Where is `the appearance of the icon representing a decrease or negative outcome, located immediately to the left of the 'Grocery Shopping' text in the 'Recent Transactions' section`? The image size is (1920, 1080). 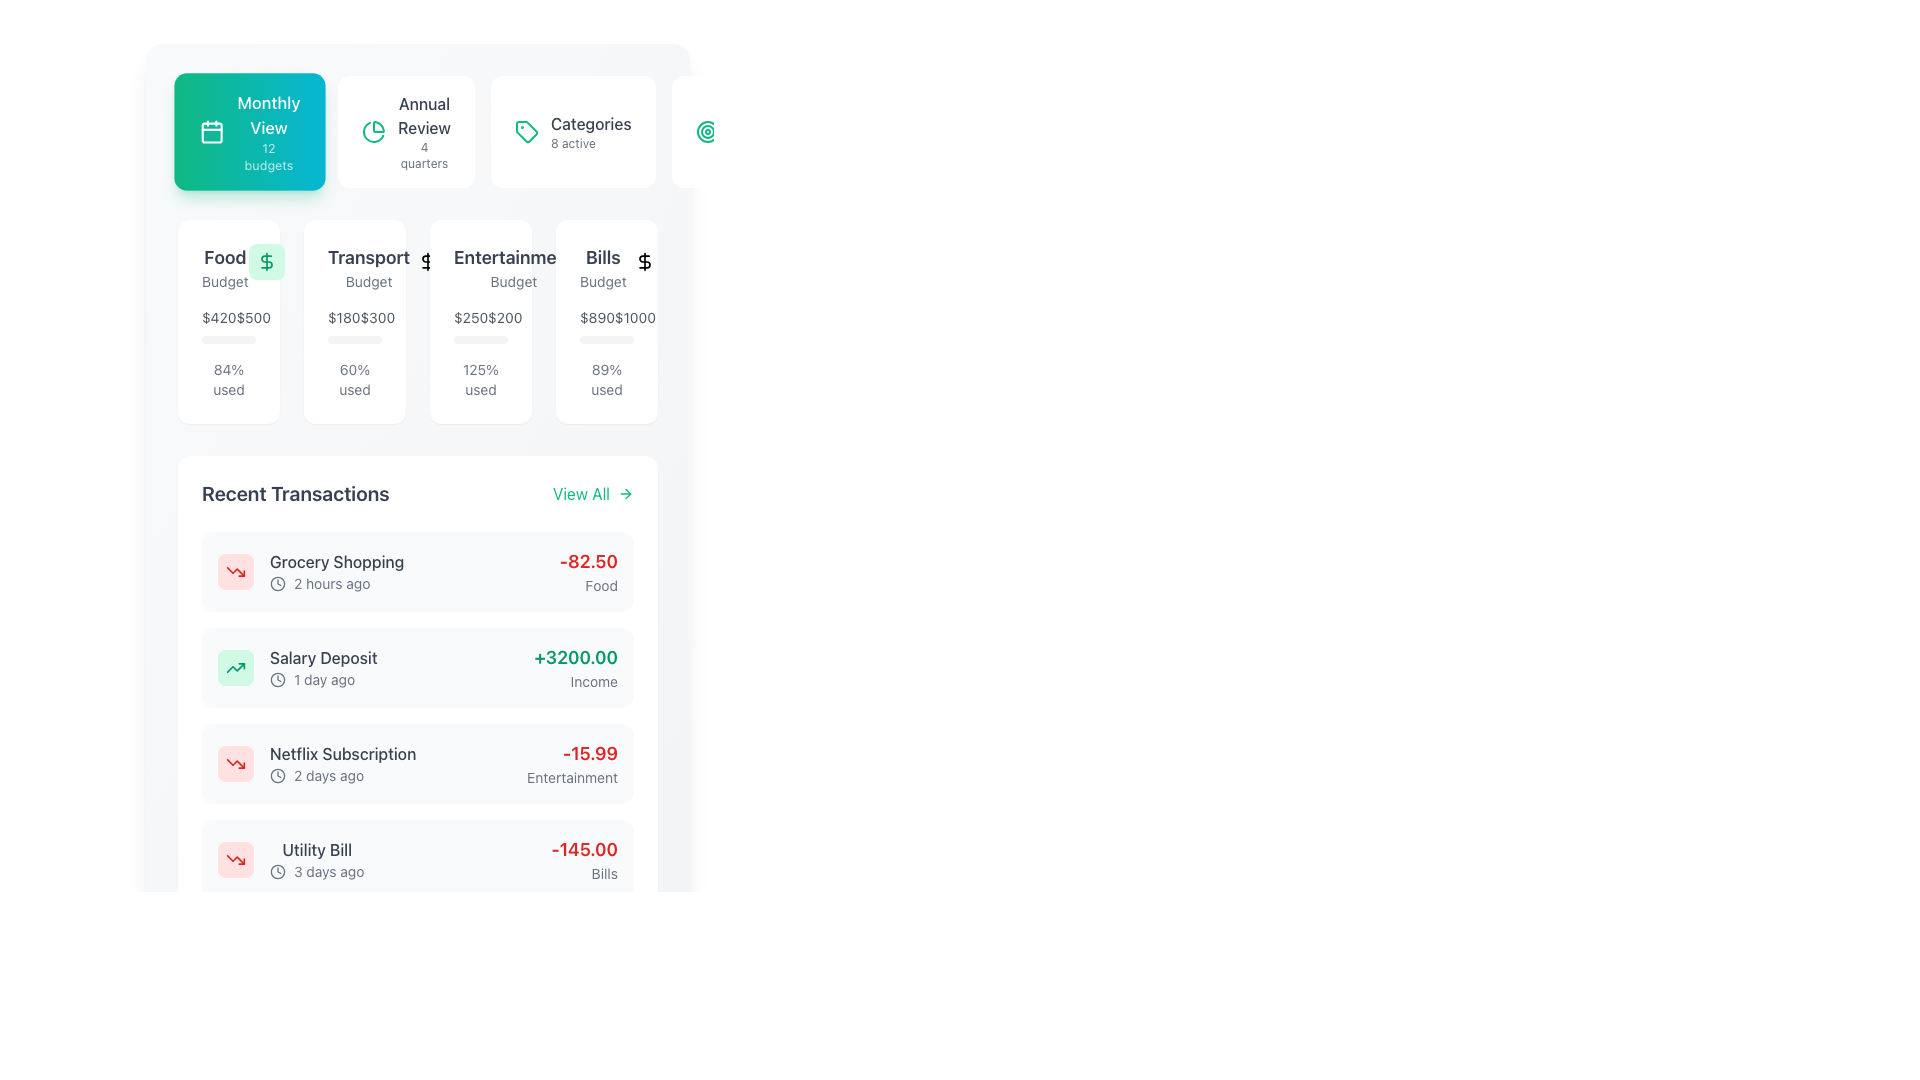
the appearance of the icon representing a decrease or negative outcome, located immediately to the left of the 'Grocery Shopping' text in the 'Recent Transactions' section is located at coordinates (235, 571).